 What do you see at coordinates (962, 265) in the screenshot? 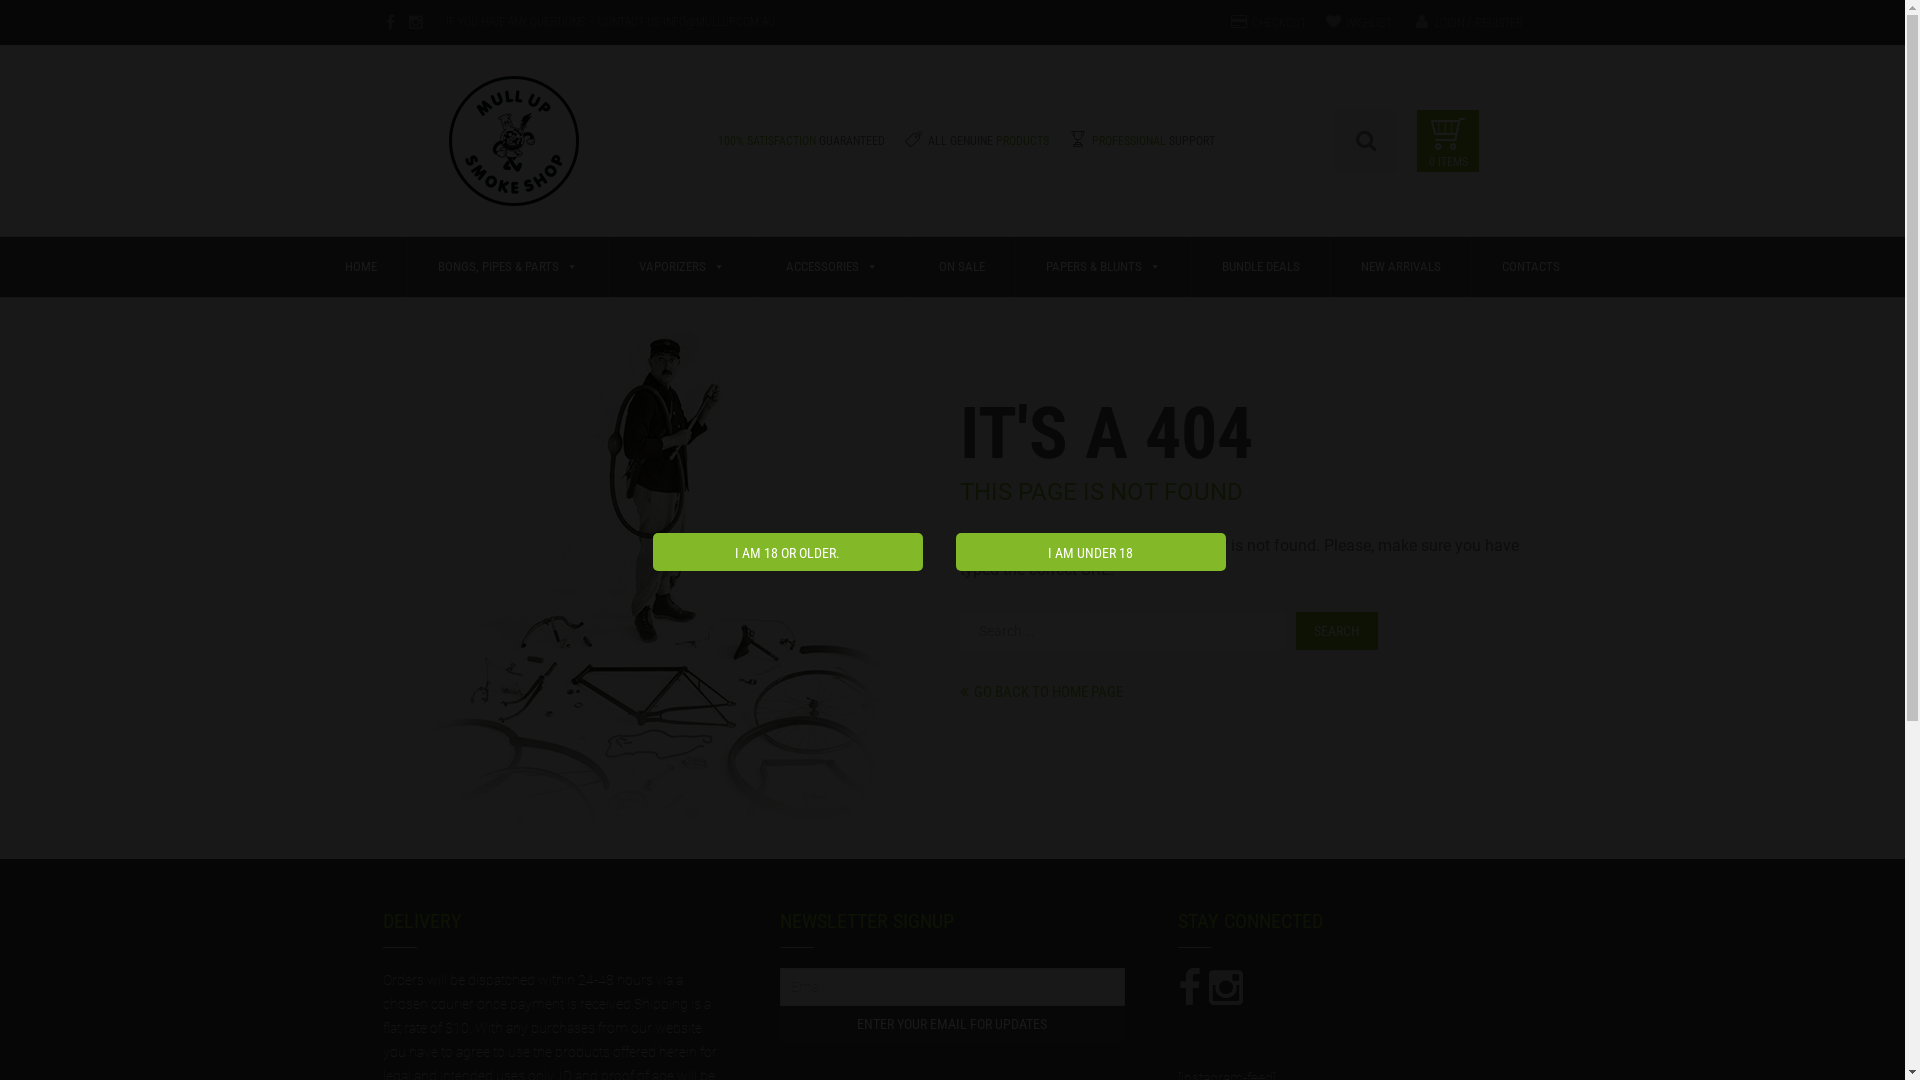
I see `'ON SALE'` at bounding box center [962, 265].